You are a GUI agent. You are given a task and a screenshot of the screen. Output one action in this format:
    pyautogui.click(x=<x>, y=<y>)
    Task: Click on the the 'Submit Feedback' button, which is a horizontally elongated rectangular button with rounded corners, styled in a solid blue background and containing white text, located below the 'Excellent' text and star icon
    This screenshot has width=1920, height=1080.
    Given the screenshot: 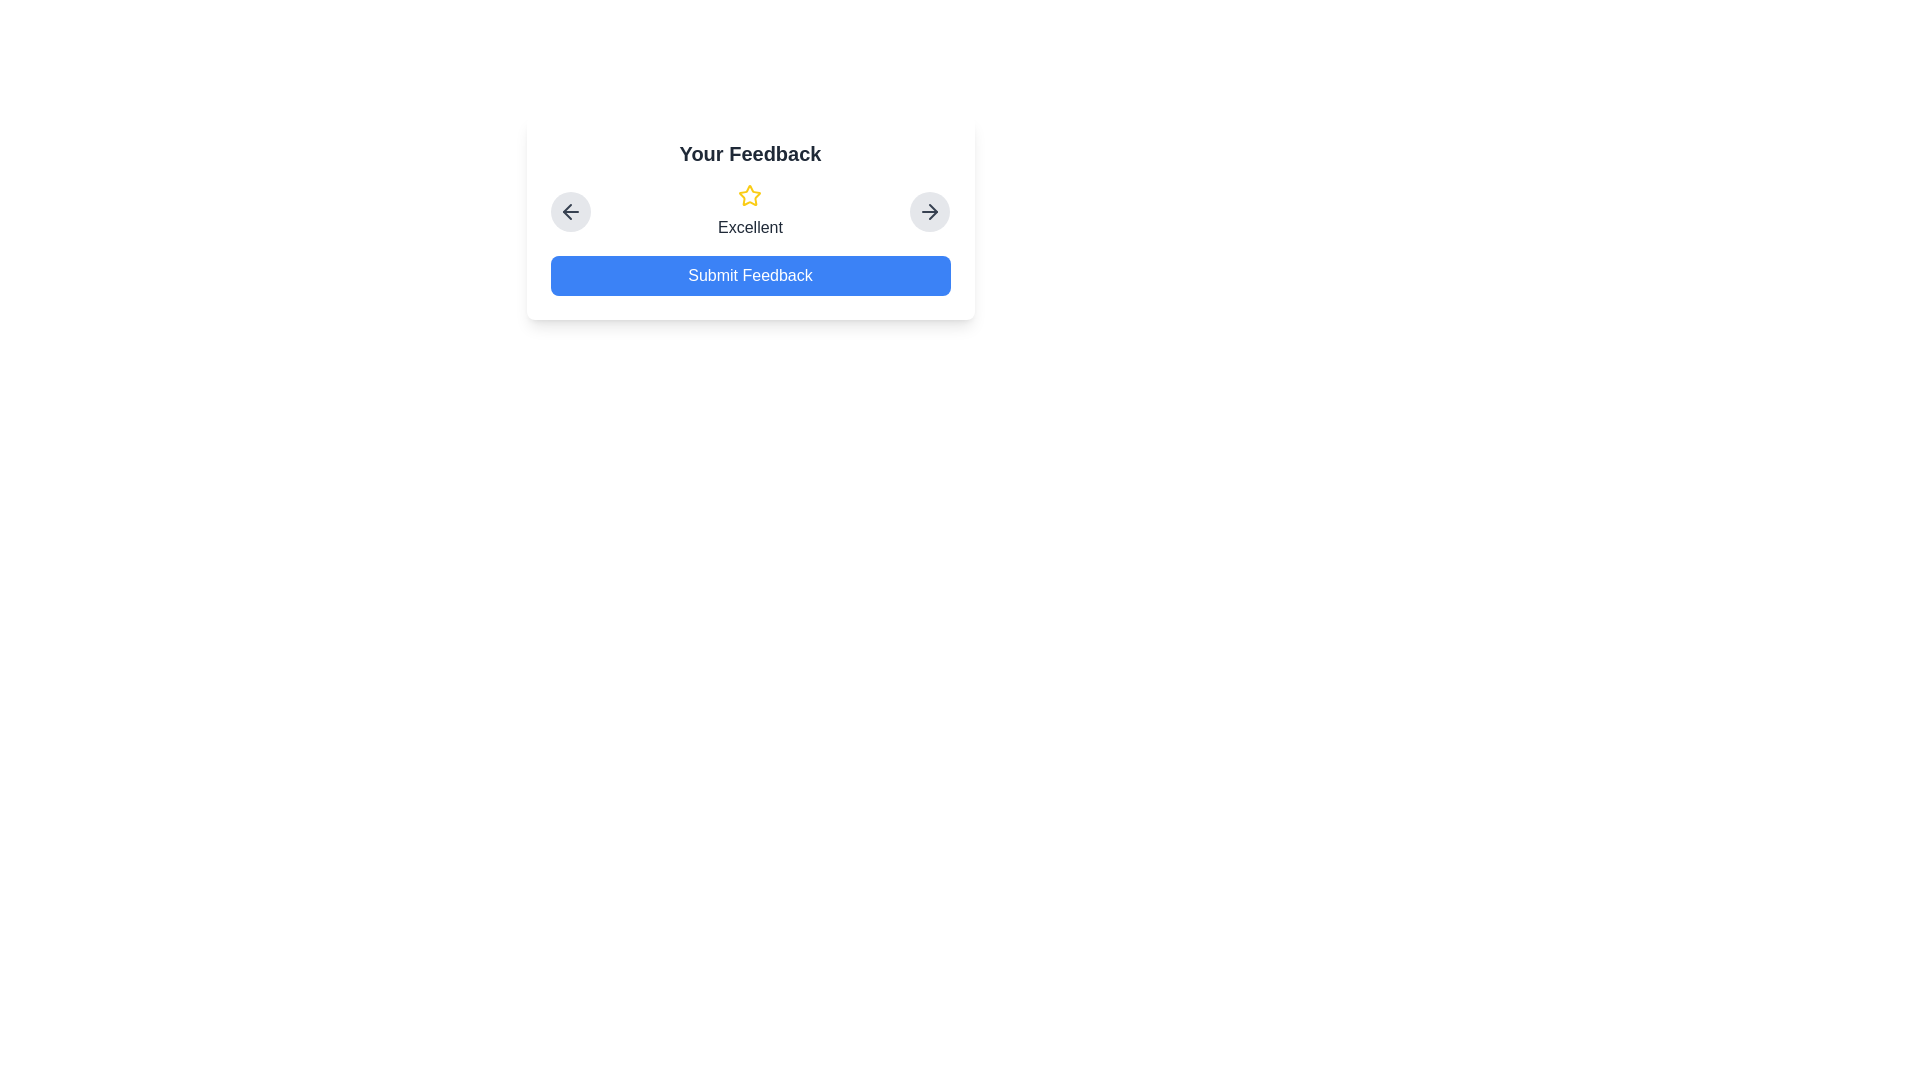 What is the action you would take?
    pyautogui.click(x=749, y=276)
    